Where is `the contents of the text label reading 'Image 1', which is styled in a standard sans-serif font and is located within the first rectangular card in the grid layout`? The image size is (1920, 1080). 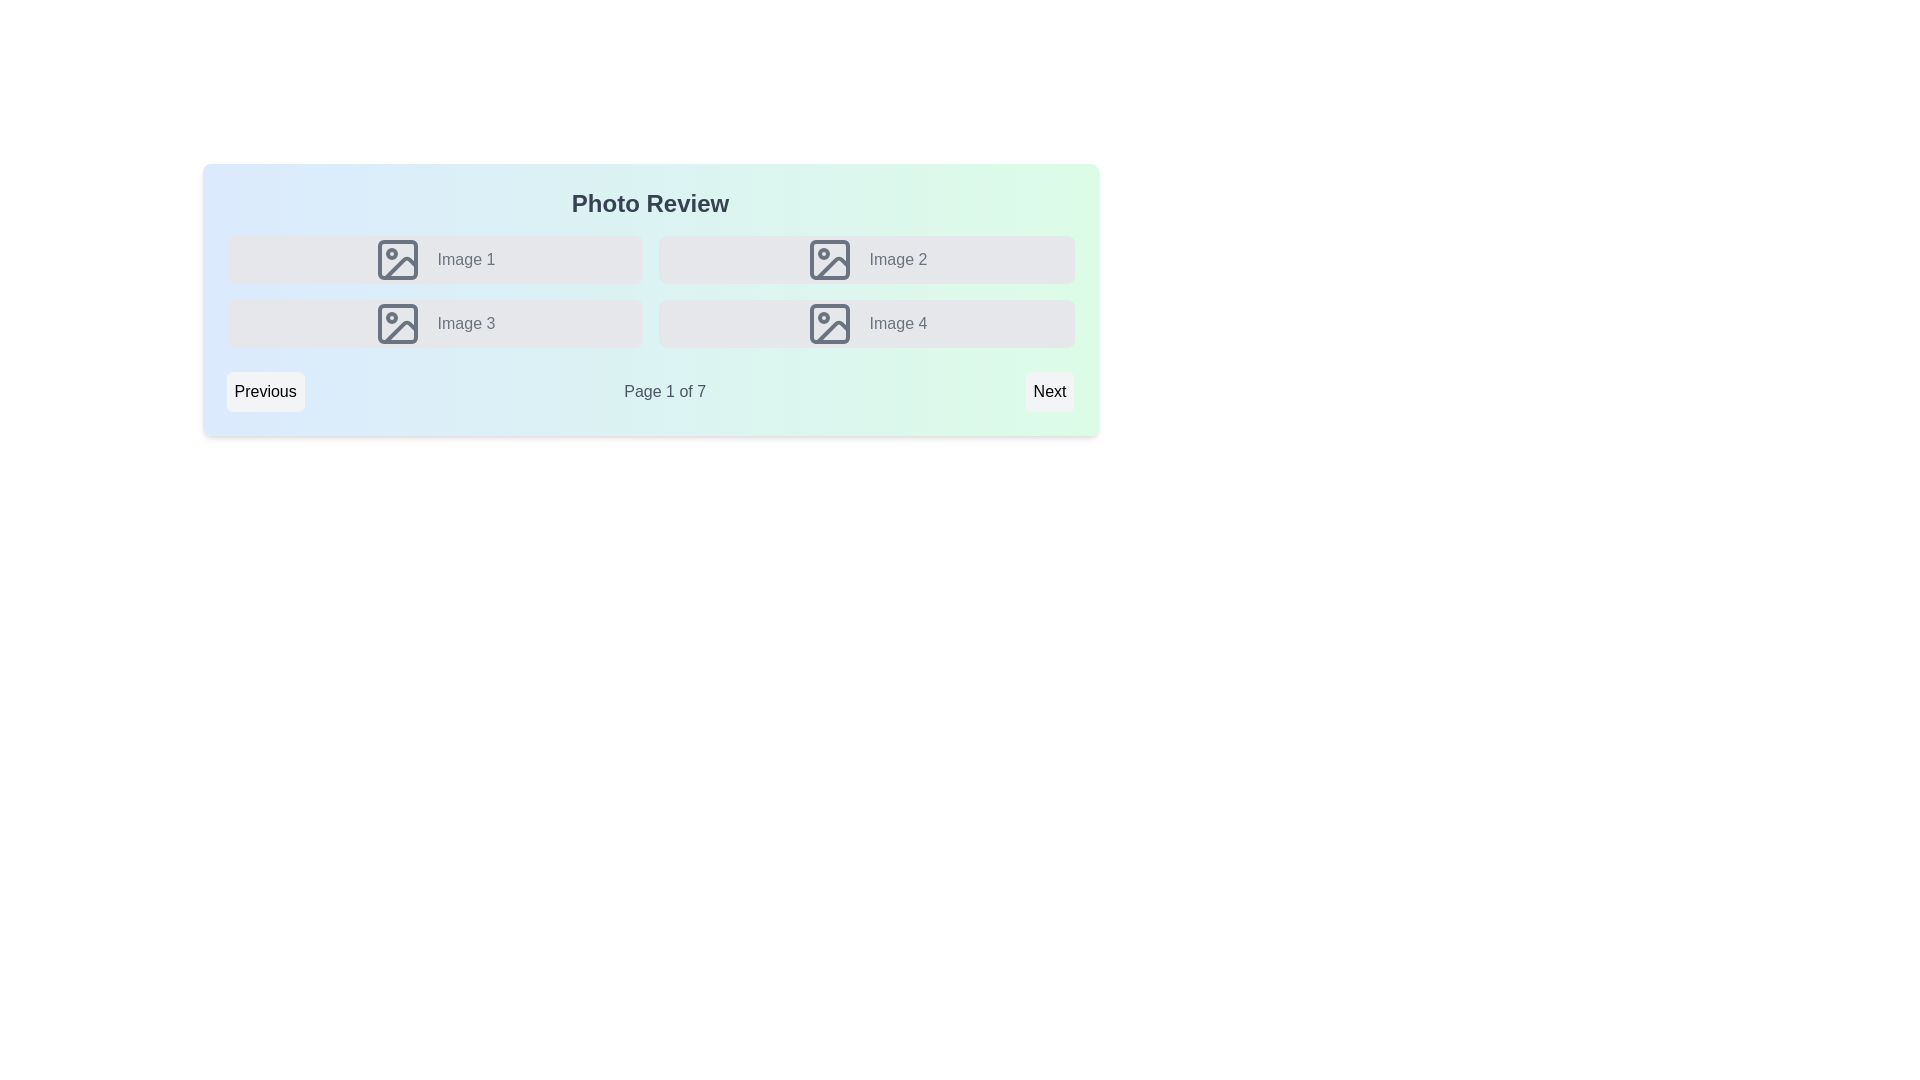 the contents of the text label reading 'Image 1', which is styled in a standard sans-serif font and is located within the first rectangular card in the grid layout is located at coordinates (465, 258).